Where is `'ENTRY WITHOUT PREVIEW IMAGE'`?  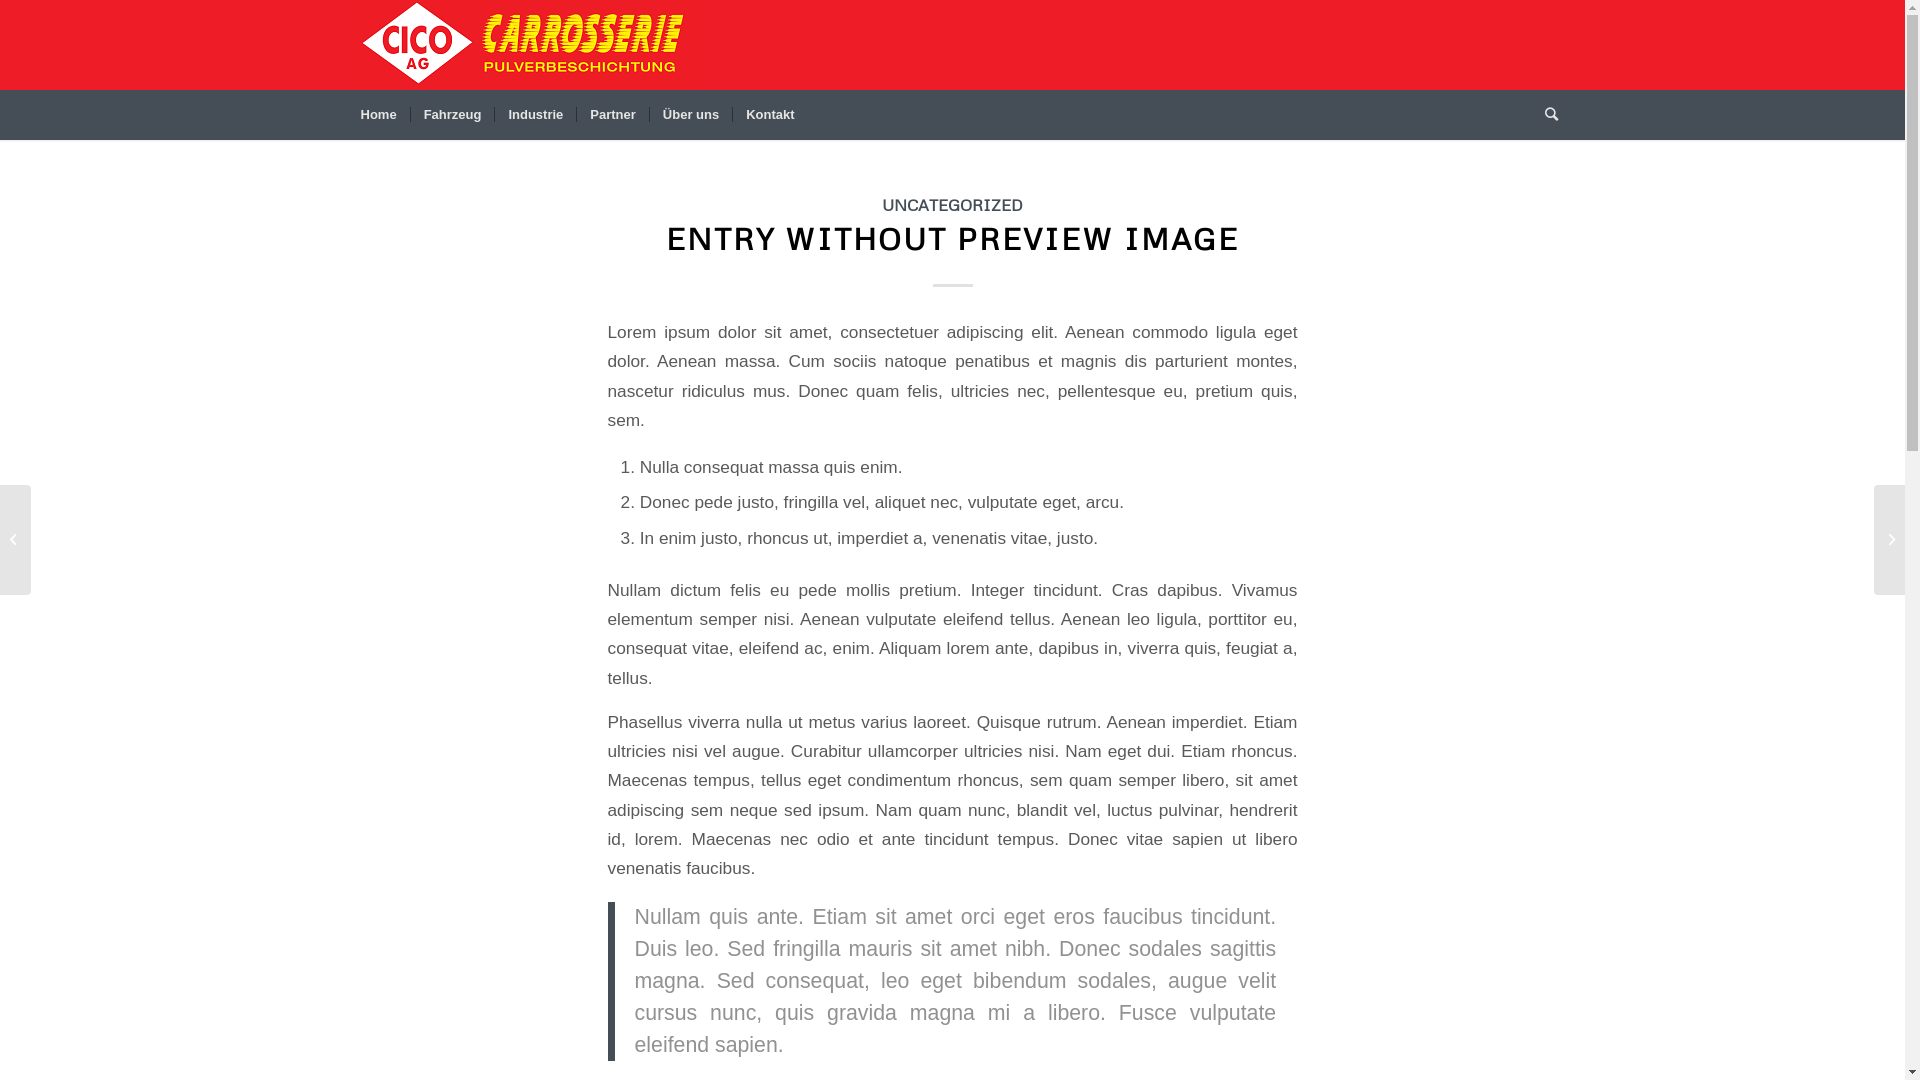
'ENTRY WITHOUT PREVIEW IMAGE' is located at coordinates (951, 237).